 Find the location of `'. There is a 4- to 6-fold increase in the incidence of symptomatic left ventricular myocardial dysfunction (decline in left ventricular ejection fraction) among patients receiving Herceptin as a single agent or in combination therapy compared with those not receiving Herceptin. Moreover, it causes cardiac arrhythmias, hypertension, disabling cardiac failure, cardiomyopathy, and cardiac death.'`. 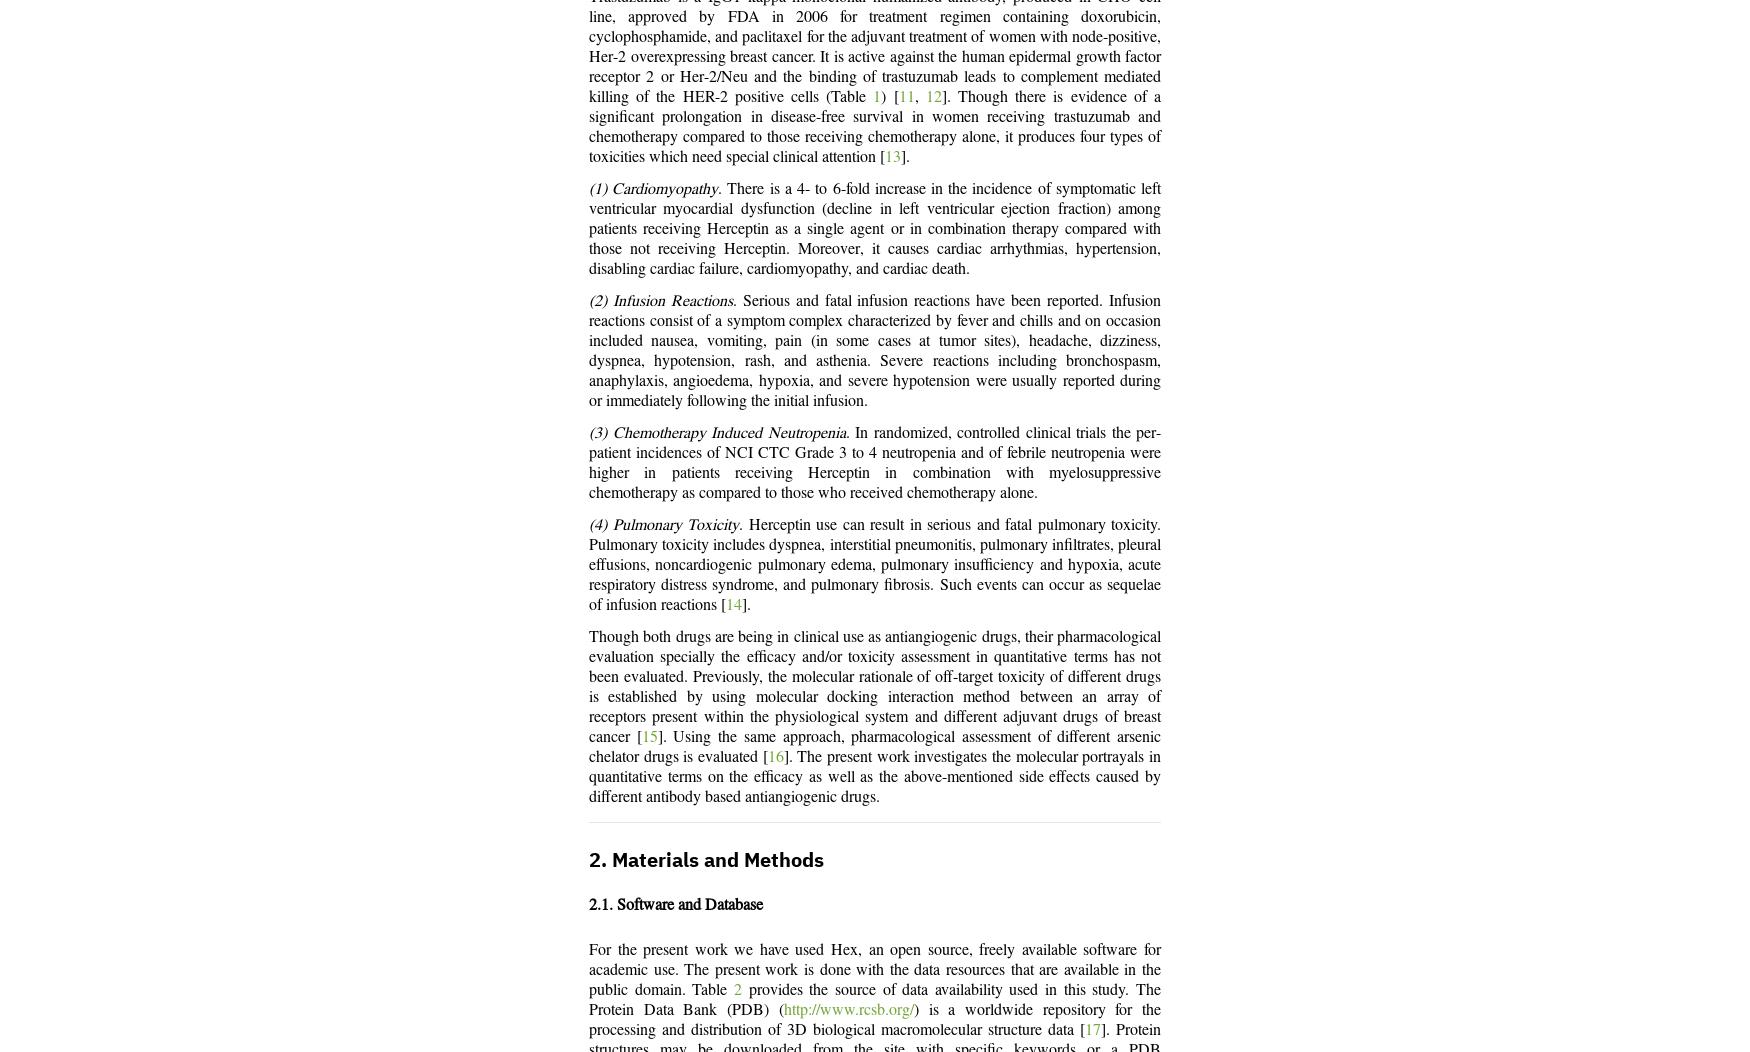

'. There is a 4- to 6-fold increase in the incidence of symptomatic left ventricular myocardial dysfunction (decline in left ventricular ejection fraction) among patients receiving Herceptin as a single agent or in combination therapy compared with those not receiving Herceptin. Moreover, it causes cardiac arrhythmias, hypertension, disabling cardiac failure, cardiomyopathy, and cardiac death.' is located at coordinates (875, 228).